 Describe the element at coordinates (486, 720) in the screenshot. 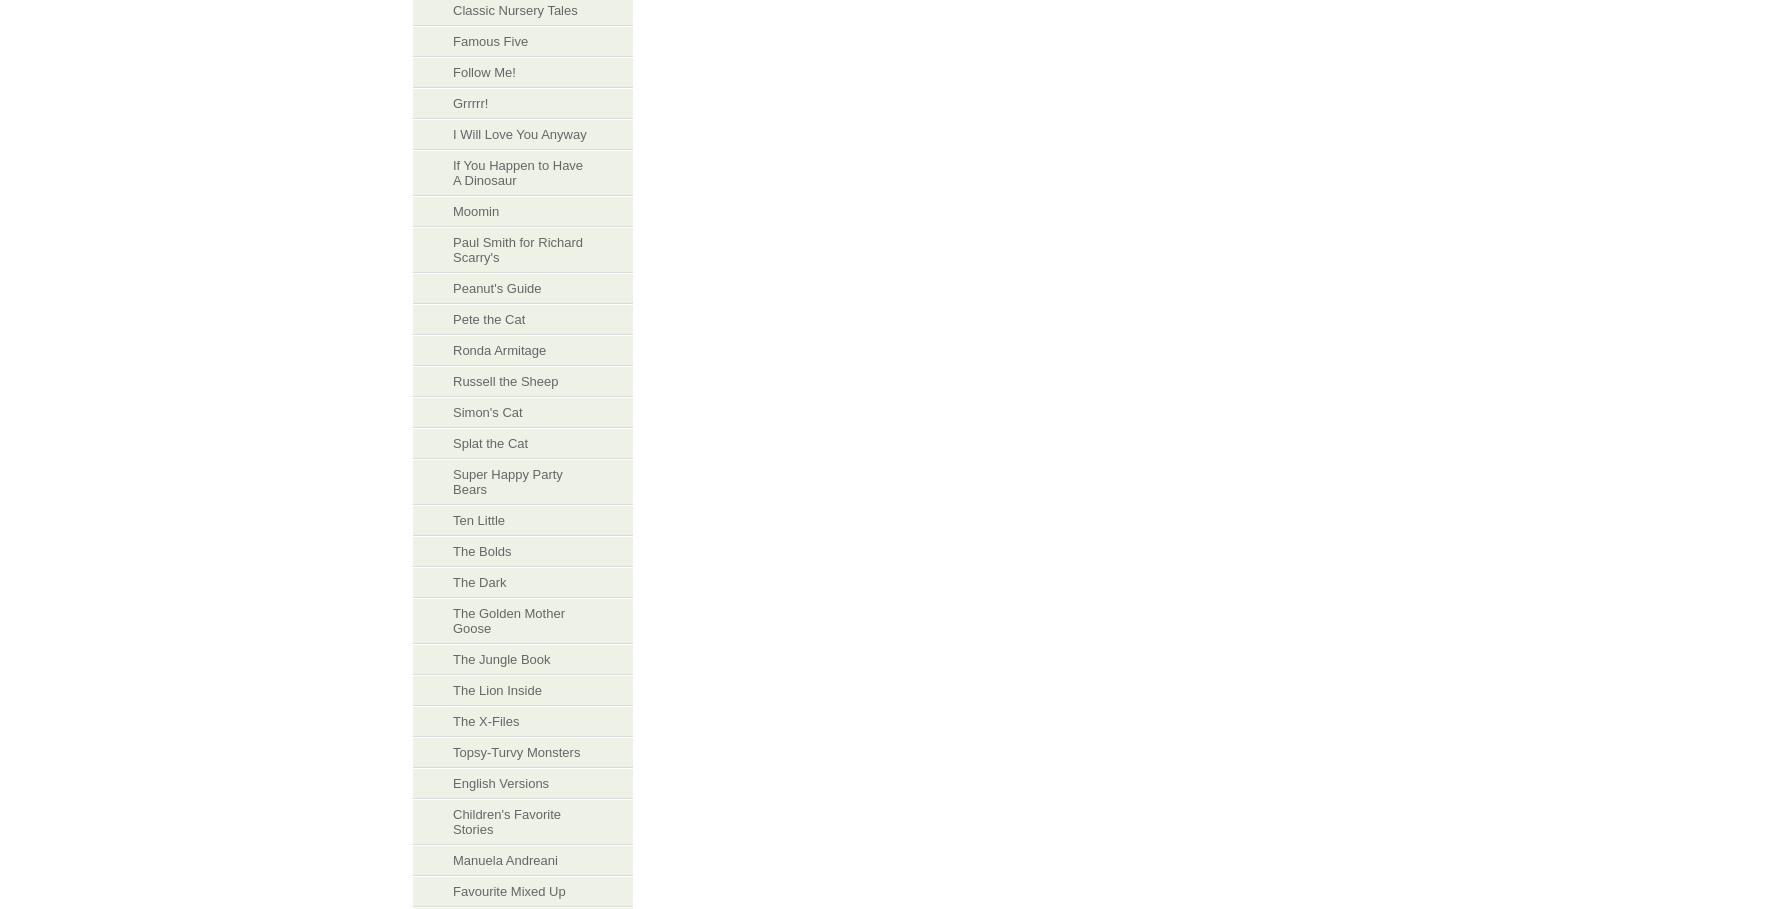

I see `'The X-Files'` at that location.